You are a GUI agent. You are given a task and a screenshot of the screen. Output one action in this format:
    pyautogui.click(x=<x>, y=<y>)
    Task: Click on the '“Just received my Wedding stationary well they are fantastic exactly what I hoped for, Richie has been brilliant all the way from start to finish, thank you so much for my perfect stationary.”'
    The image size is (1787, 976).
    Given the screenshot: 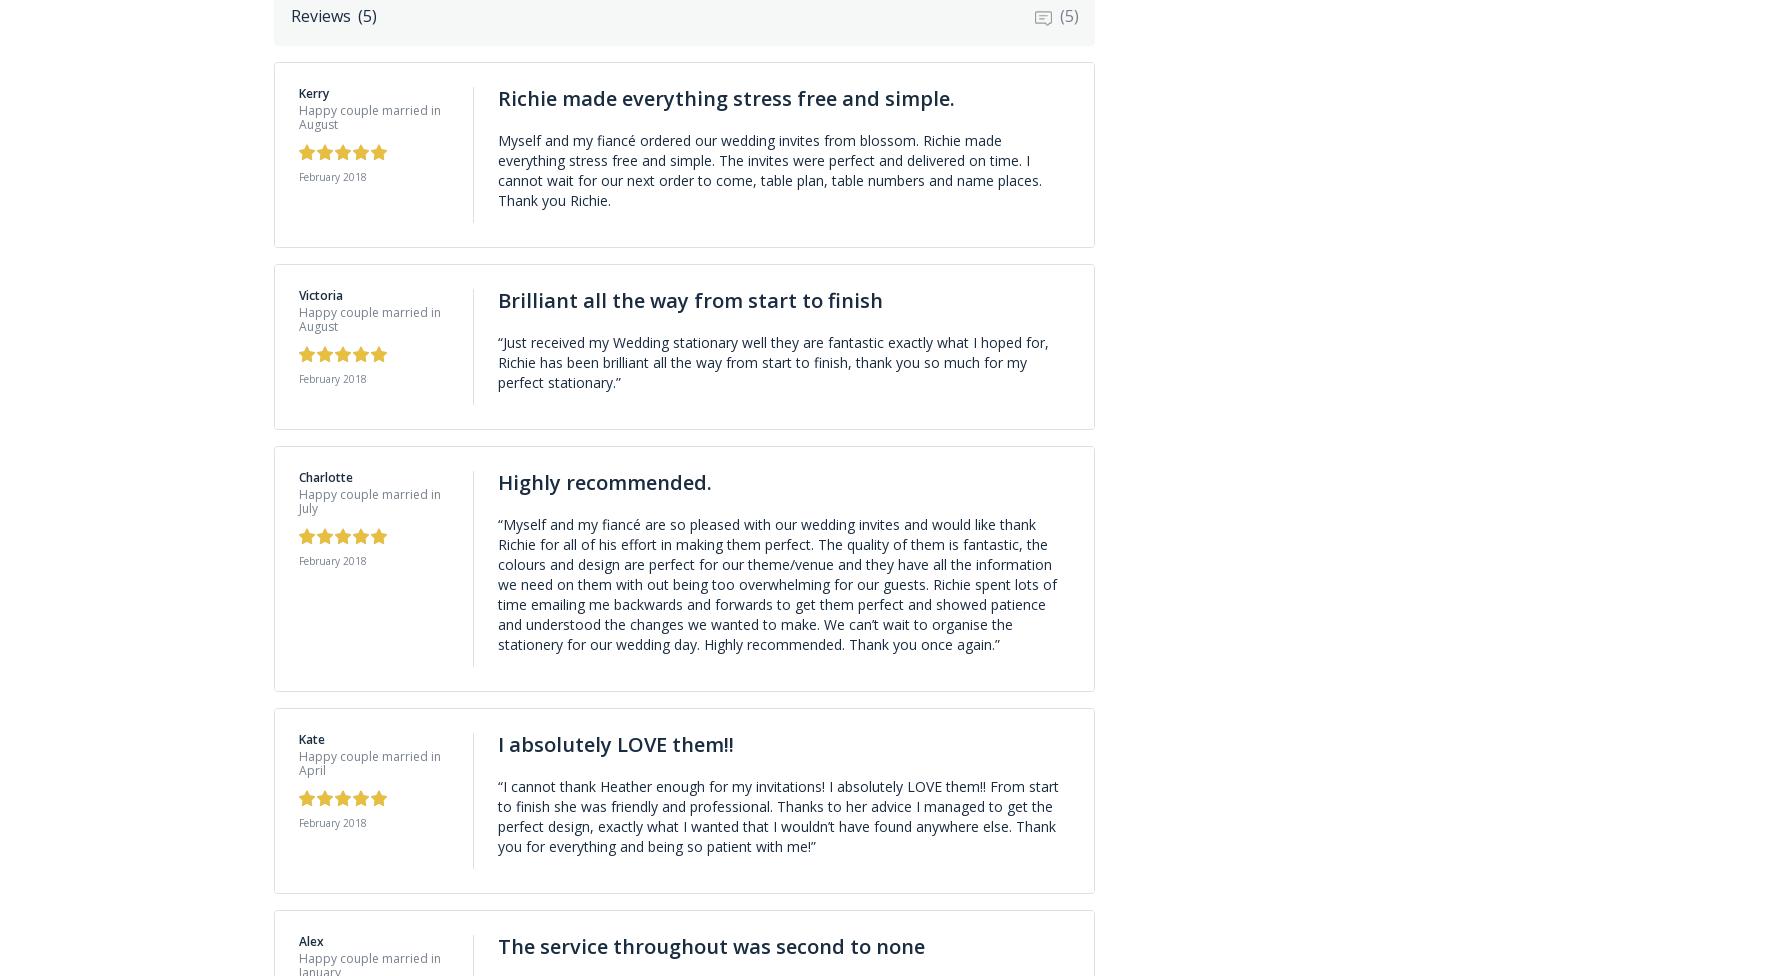 What is the action you would take?
    pyautogui.click(x=496, y=361)
    